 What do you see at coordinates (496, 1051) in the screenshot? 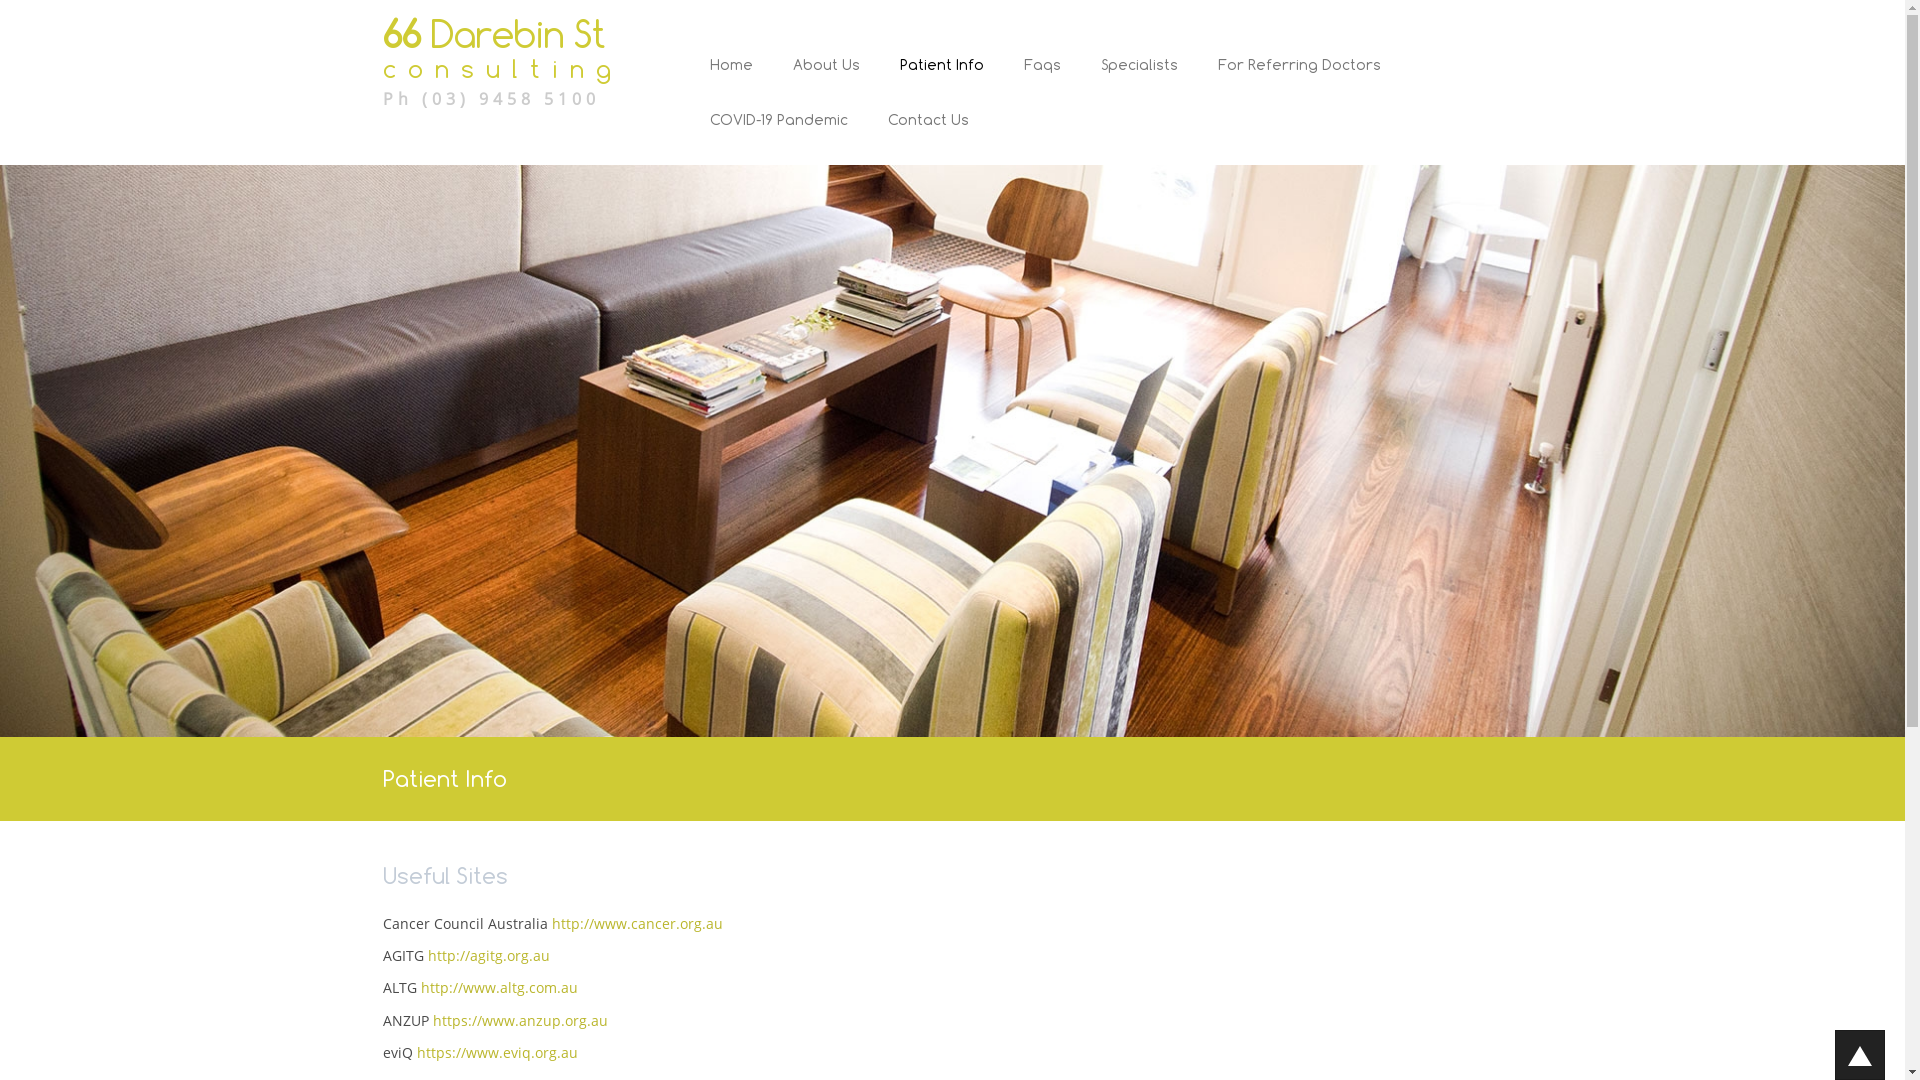
I see `'https://www.eviq.org.au'` at bounding box center [496, 1051].